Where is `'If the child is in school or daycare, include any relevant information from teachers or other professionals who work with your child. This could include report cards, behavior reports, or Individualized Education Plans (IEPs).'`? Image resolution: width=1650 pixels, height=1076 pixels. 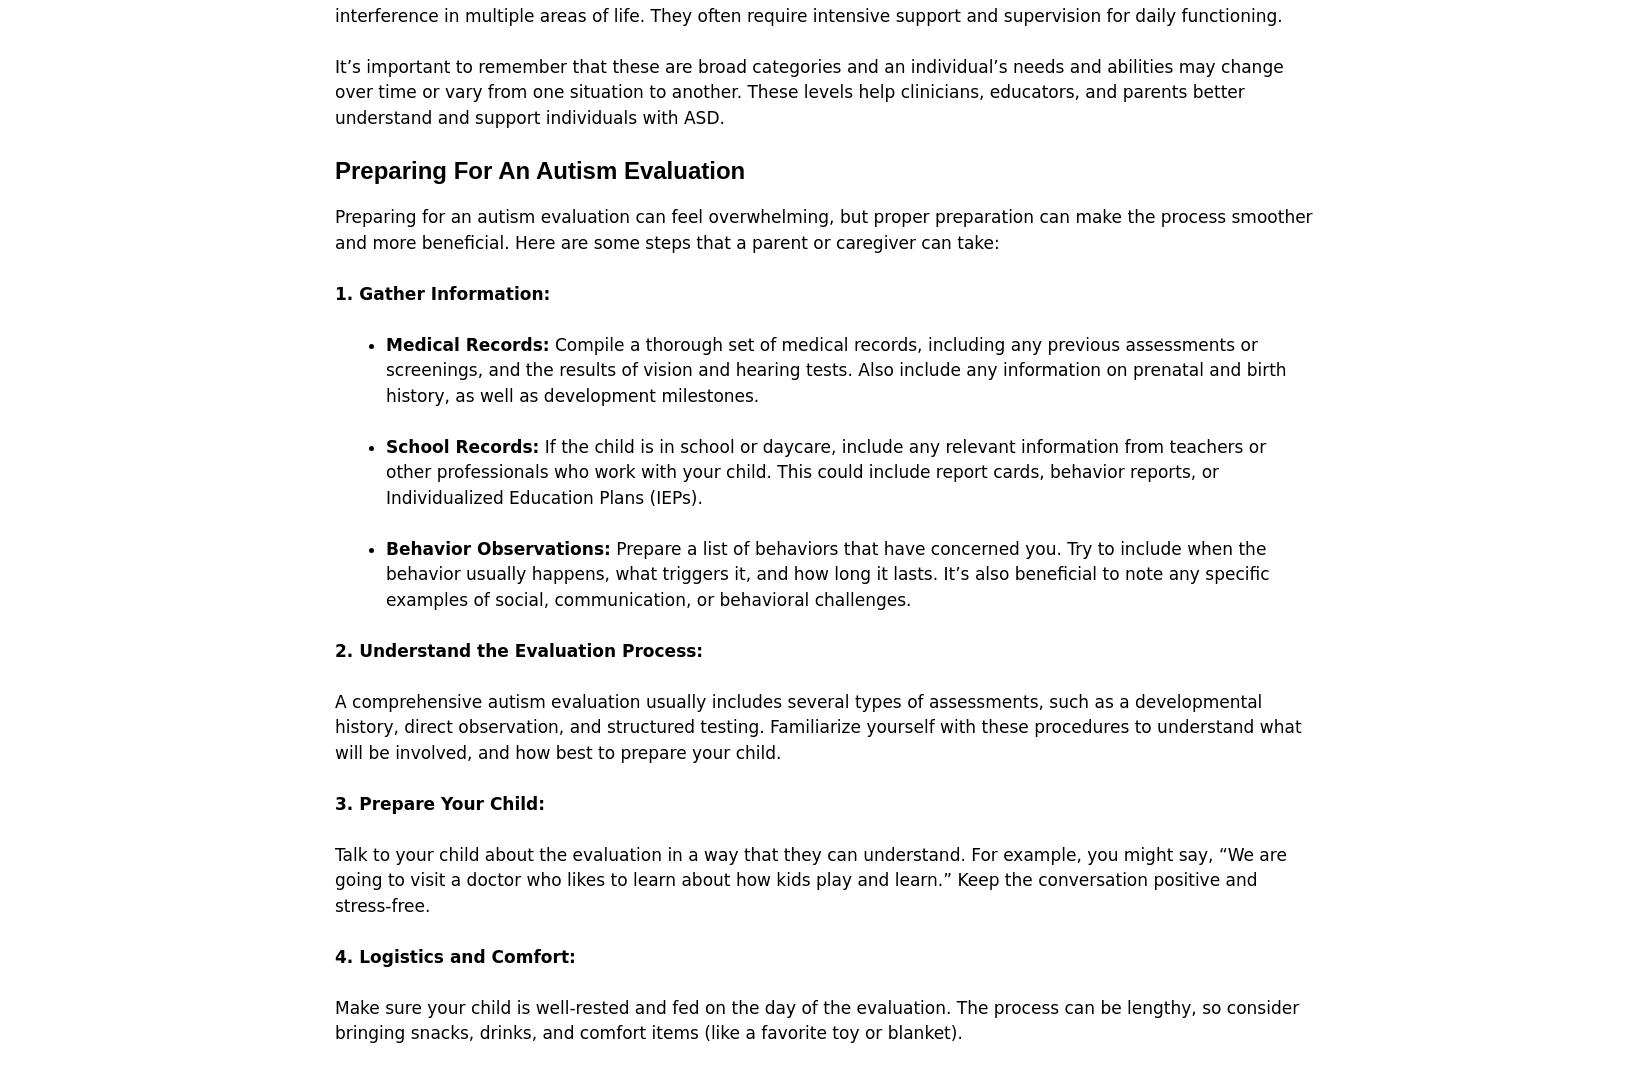 'If the child is in school or daycare, include any relevant information from teachers or other professionals who work with your child. This could include report cards, behavior reports, or Individualized Education Plans (IEPs).' is located at coordinates (825, 470).